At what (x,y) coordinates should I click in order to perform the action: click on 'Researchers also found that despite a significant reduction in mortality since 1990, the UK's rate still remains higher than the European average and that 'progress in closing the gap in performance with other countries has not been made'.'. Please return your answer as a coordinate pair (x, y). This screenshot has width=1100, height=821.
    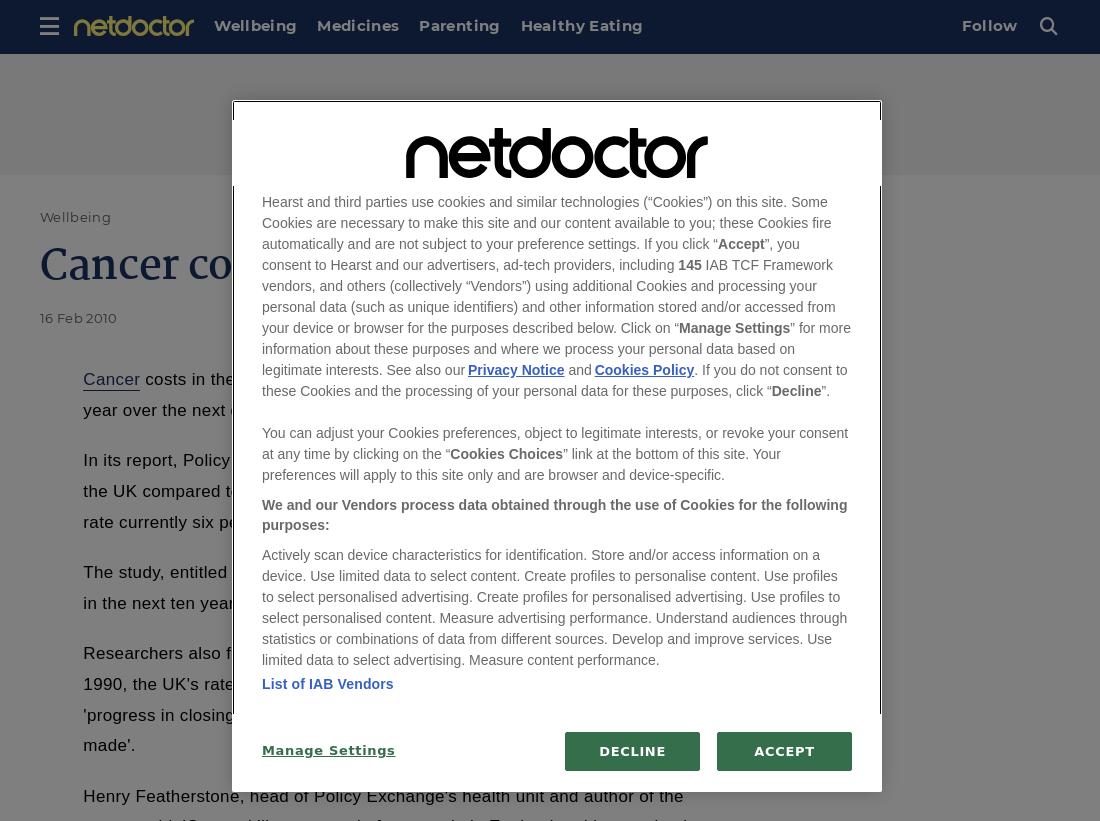
    Looking at the image, I should click on (385, 699).